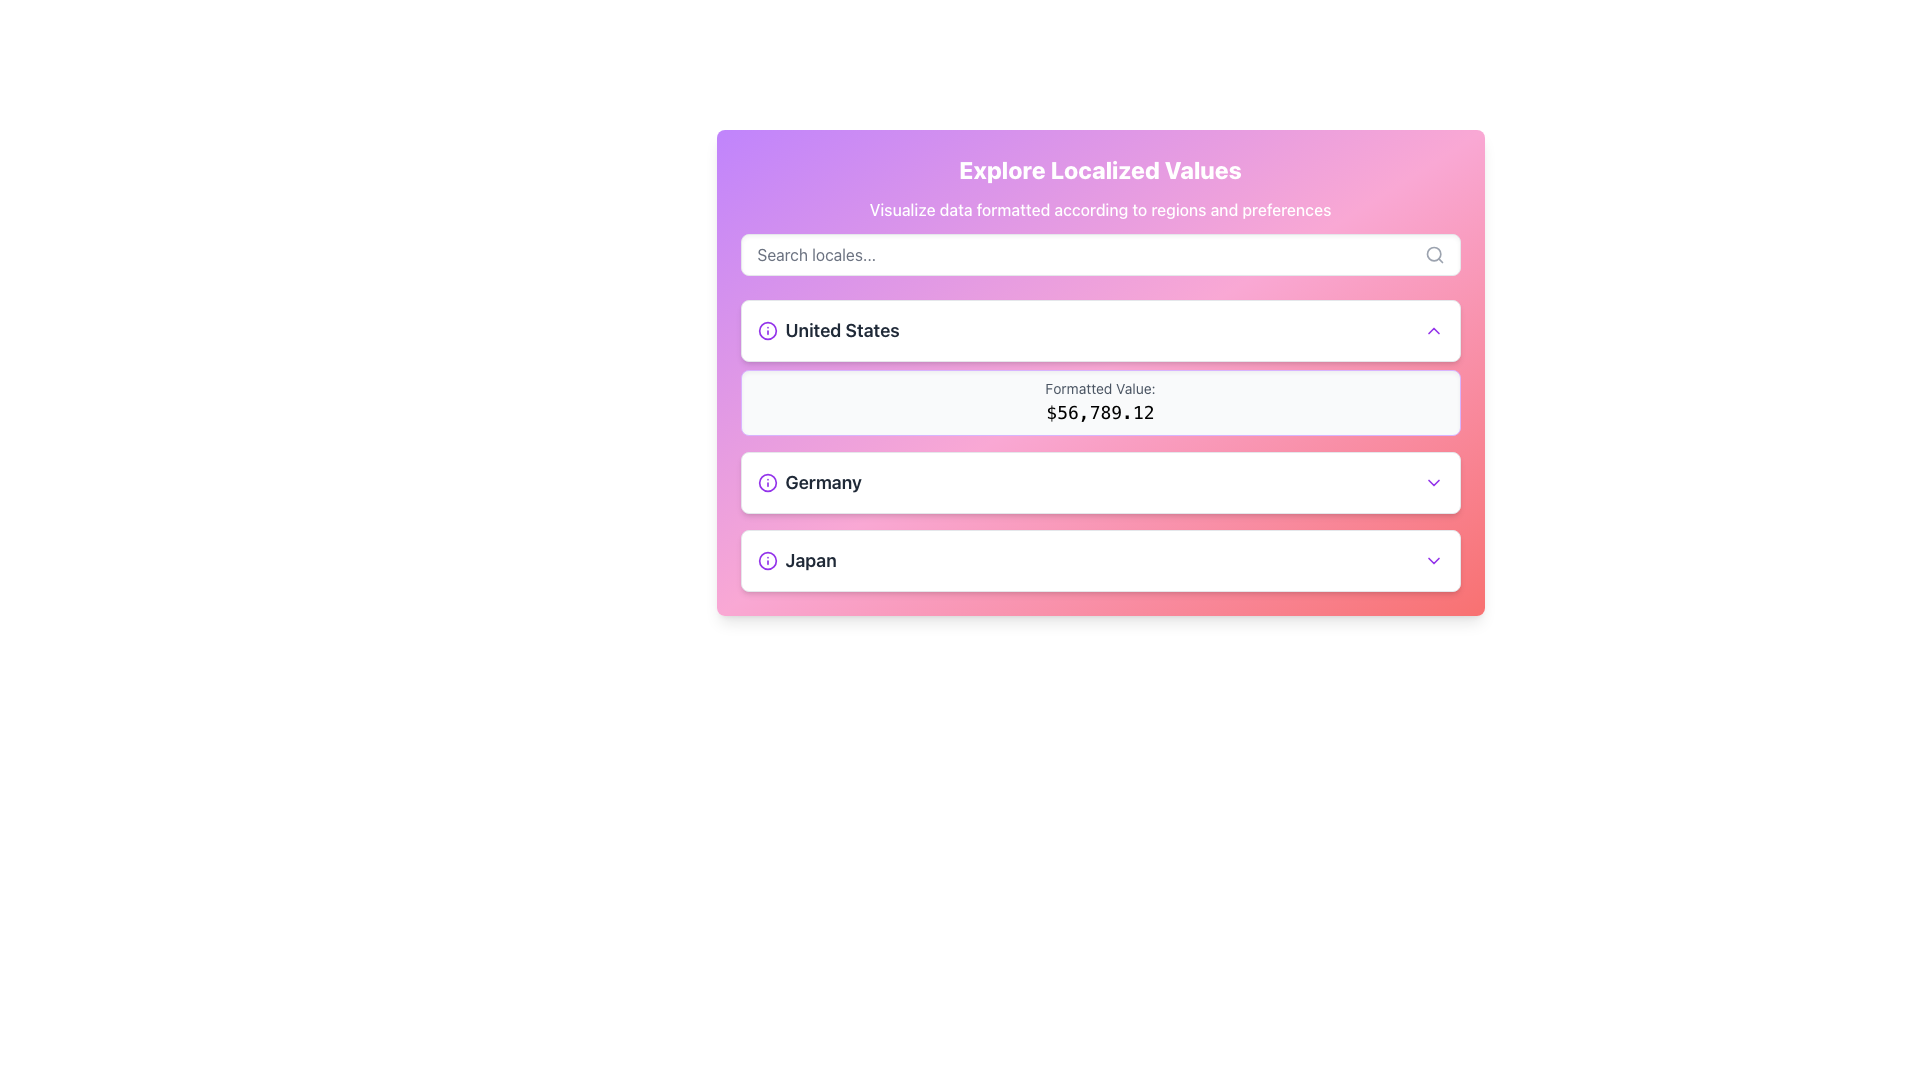  What do you see at coordinates (811, 560) in the screenshot?
I see `text of the label representing the locale 'Japan', which is the fourth item in the list below the 'Germany' label` at bounding box center [811, 560].